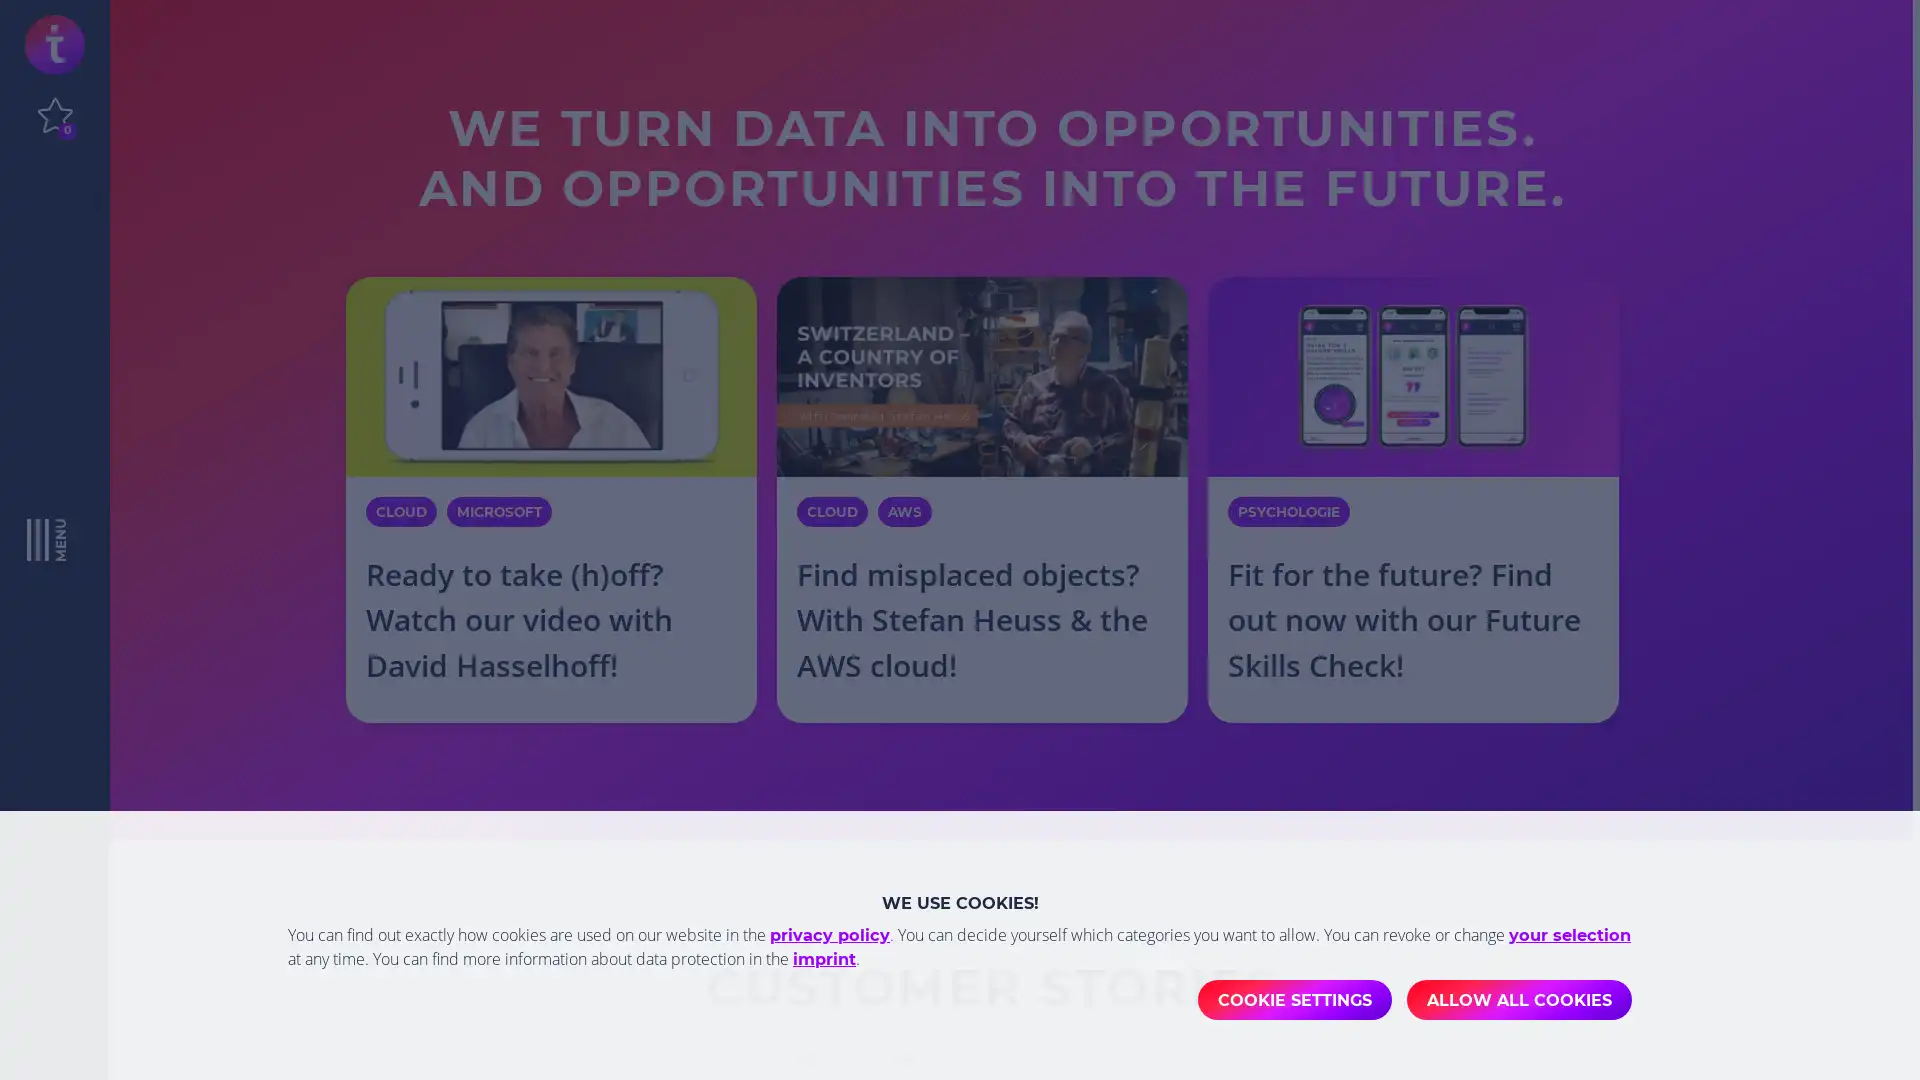 This screenshot has height=1080, width=1920. I want to click on ALLOW ALL COOKIES, so click(1519, 999).